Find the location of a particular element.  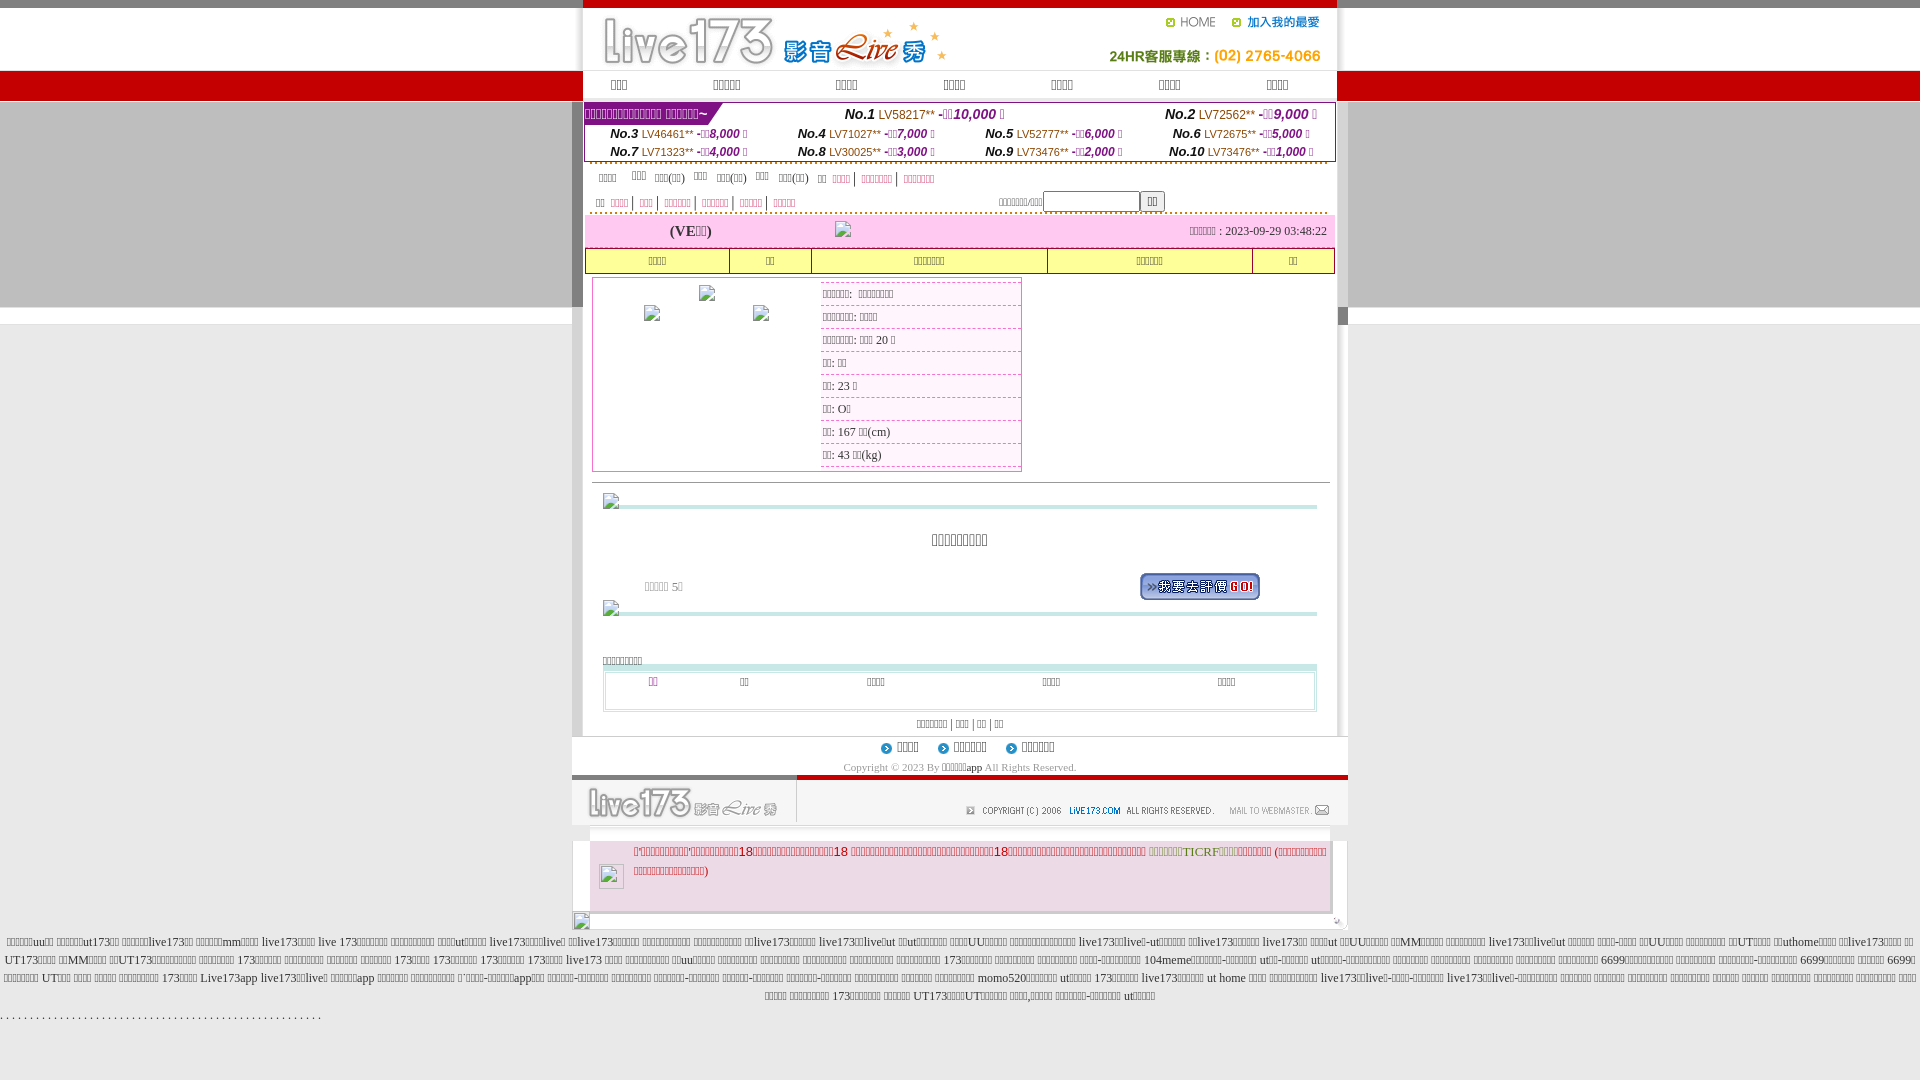

'.' is located at coordinates (312, 1014).